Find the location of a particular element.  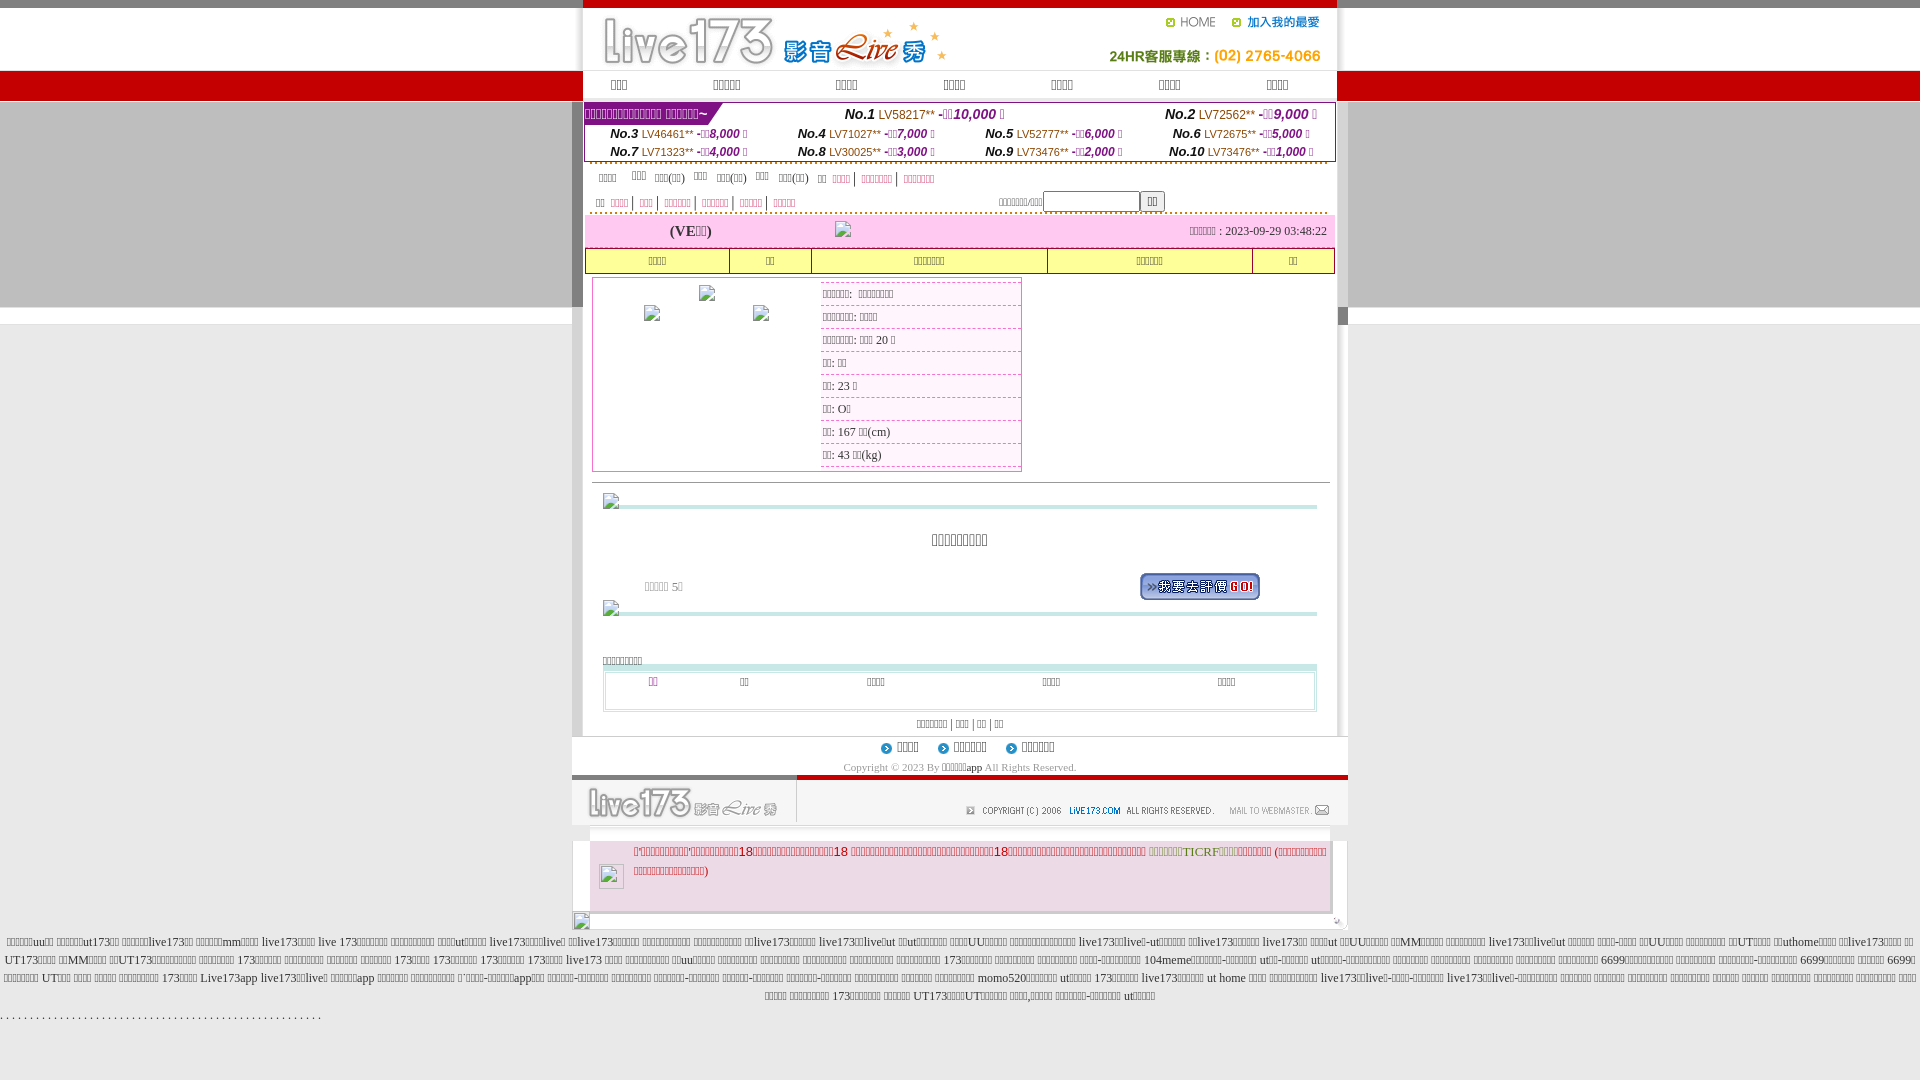

'.' is located at coordinates (312, 1014).